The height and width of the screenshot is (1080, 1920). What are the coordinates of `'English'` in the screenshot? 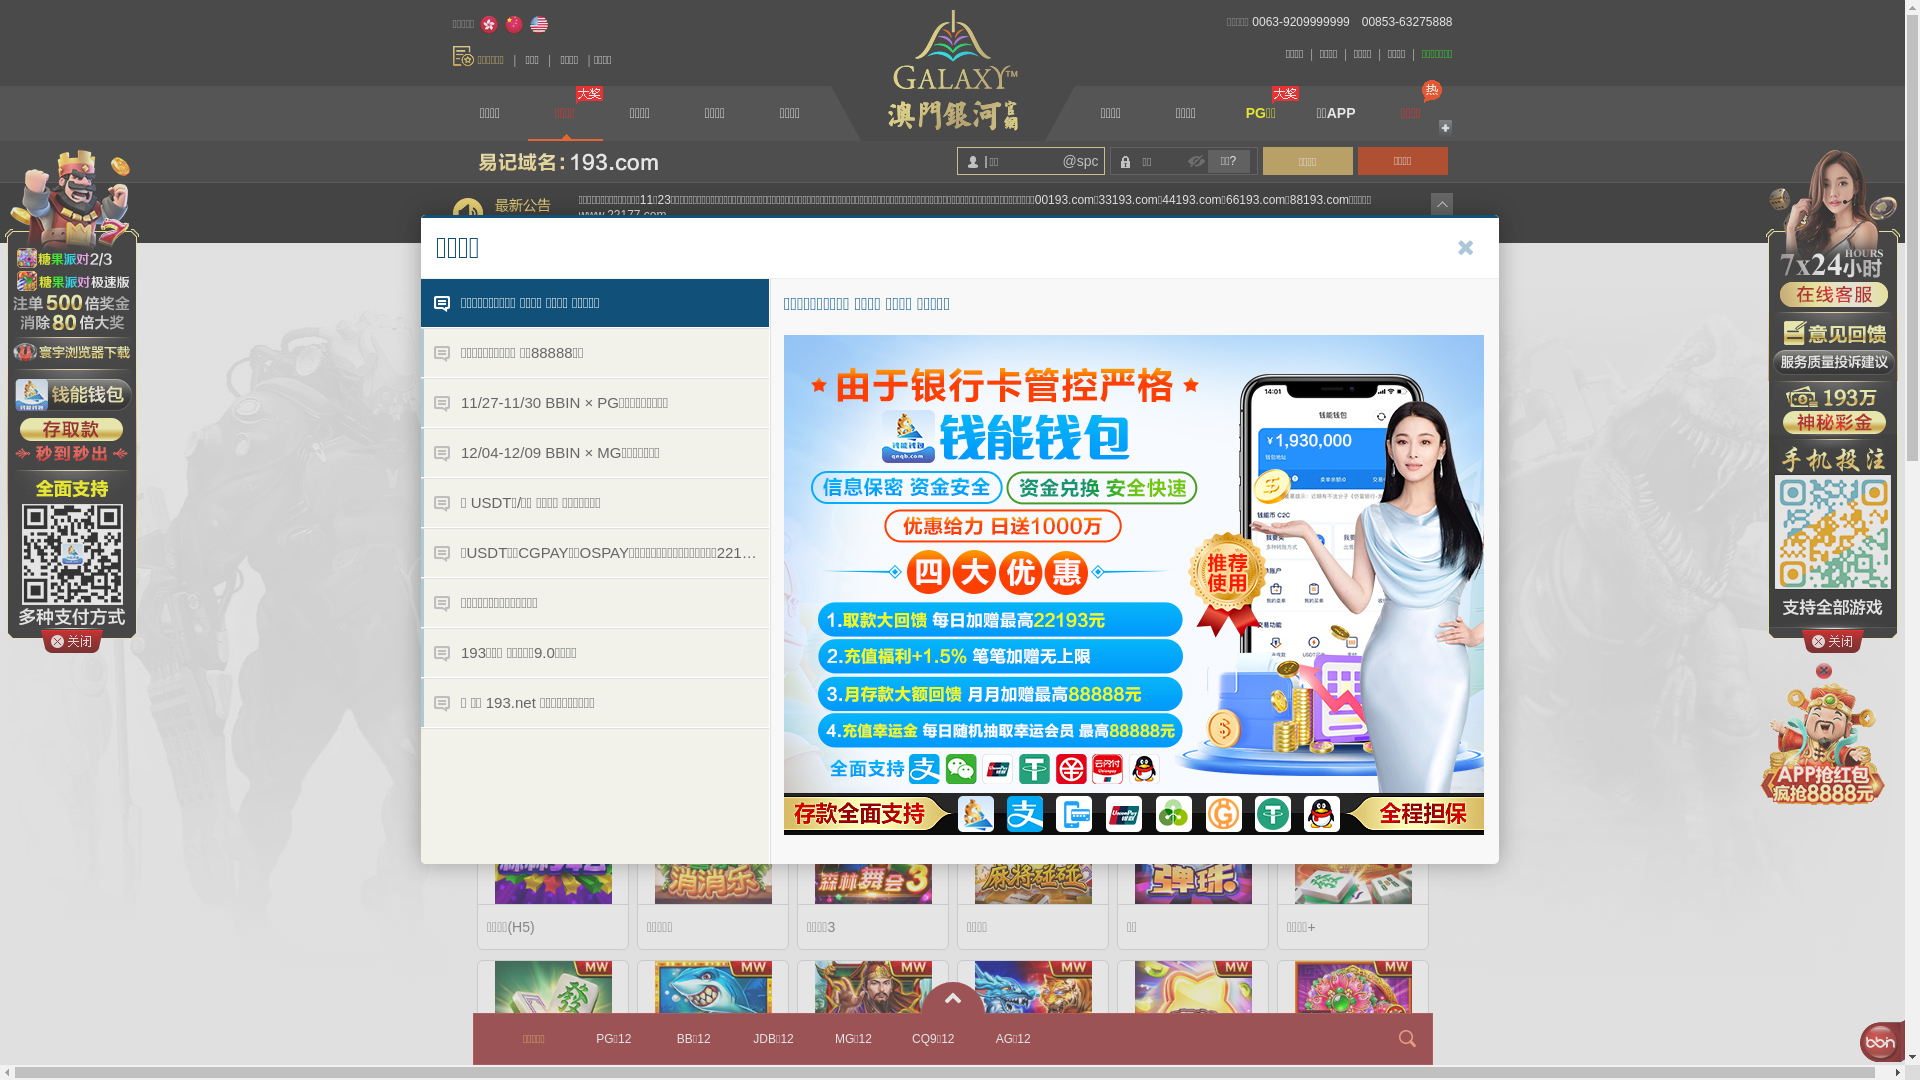 It's located at (538, 24).